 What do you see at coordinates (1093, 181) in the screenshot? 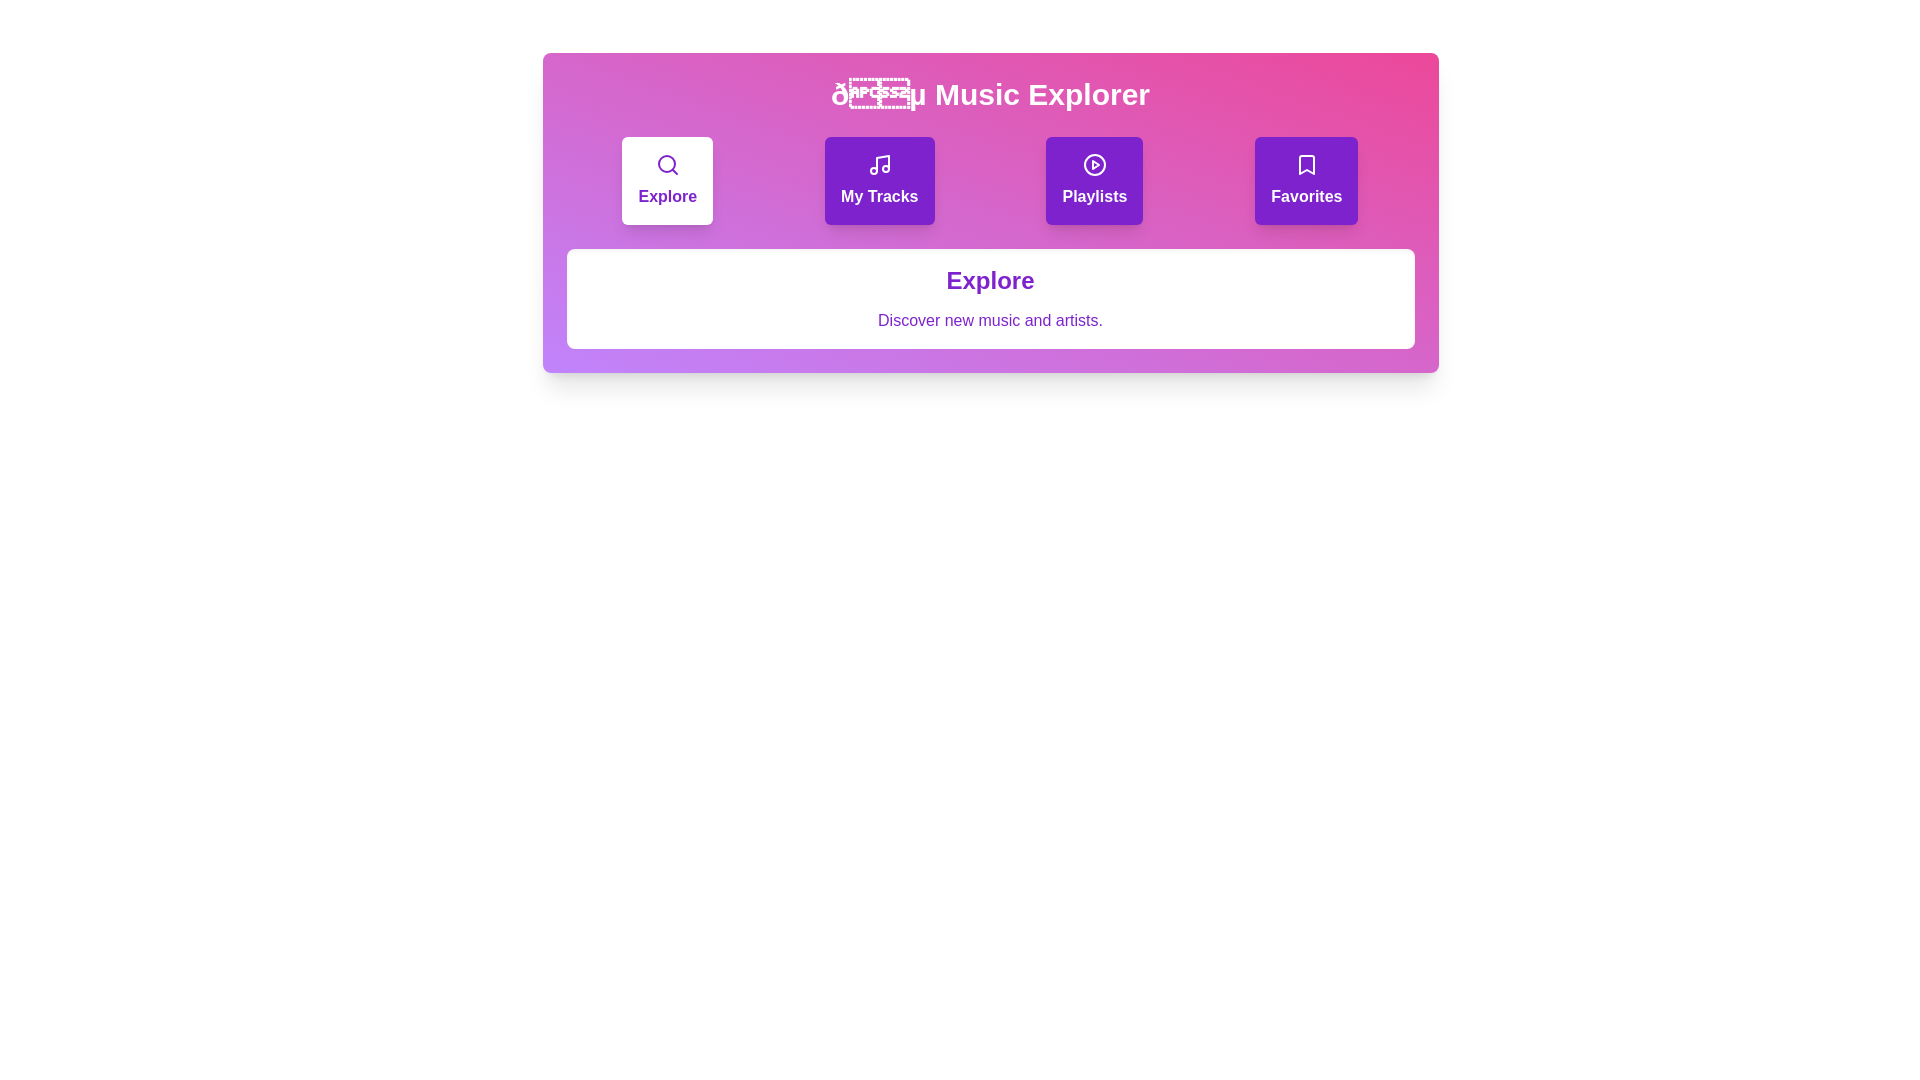
I see `the tab Playlists` at bounding box center [1093, 181].